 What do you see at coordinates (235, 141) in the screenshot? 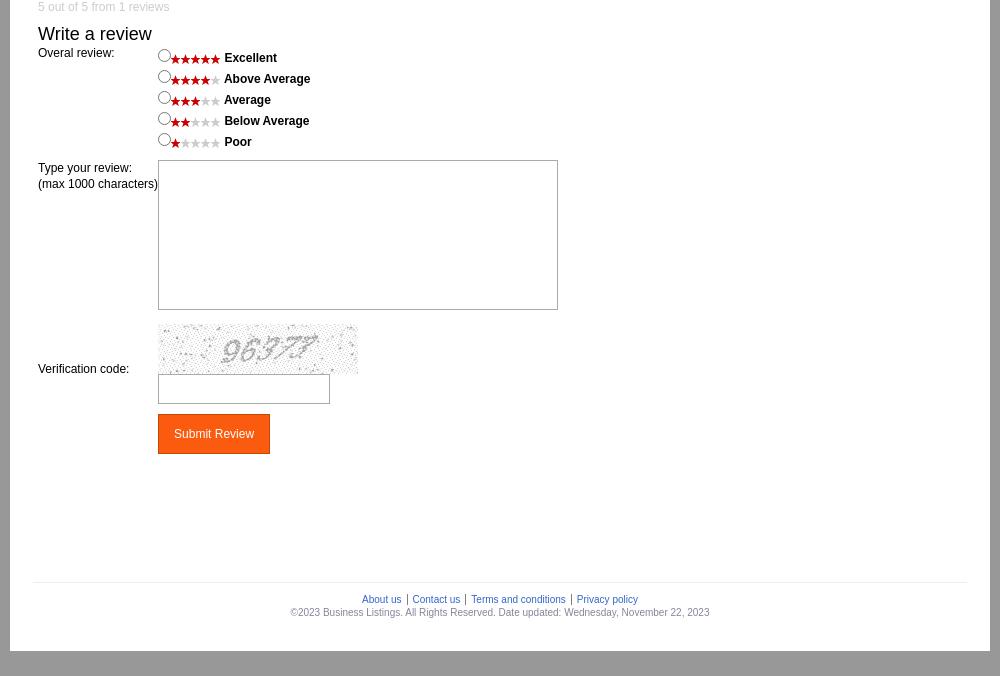
I see `'Poor'` at bounding box center [235, 141].